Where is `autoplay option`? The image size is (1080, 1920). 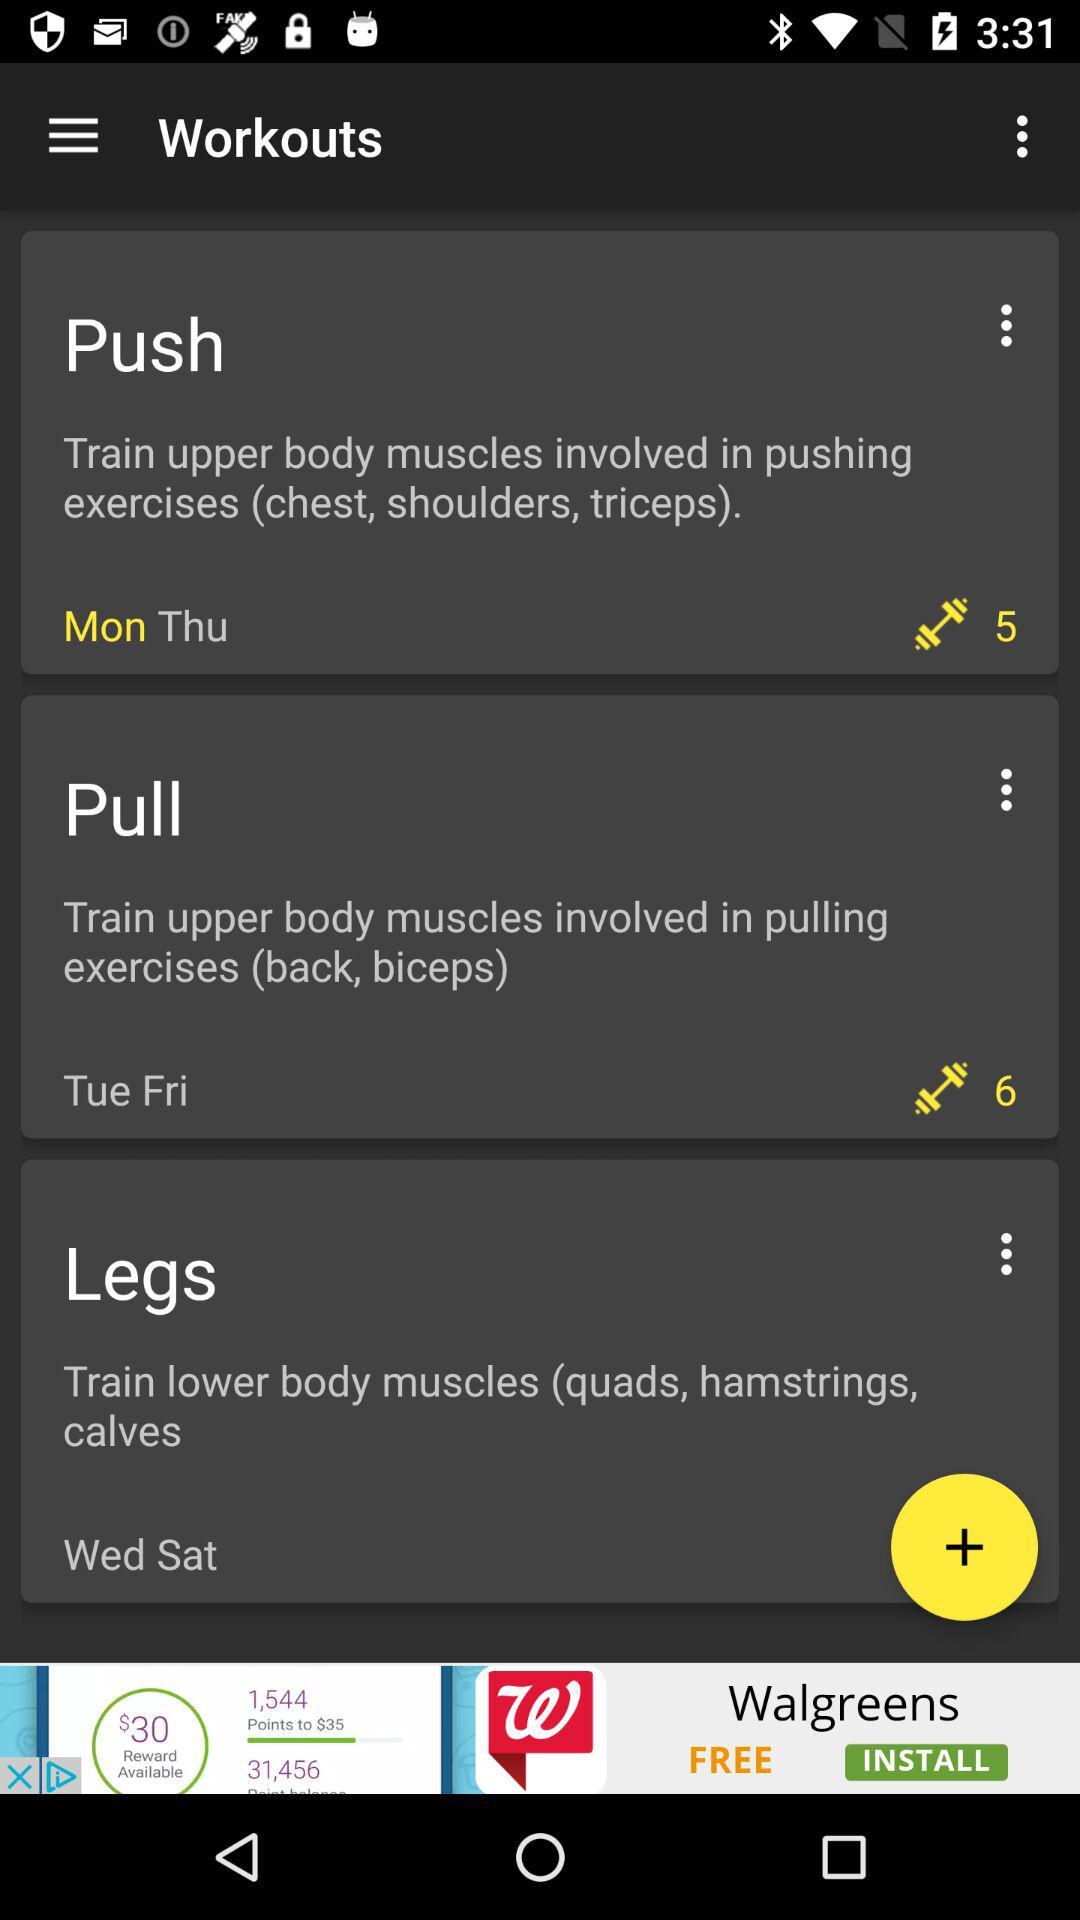
autoplay option is located at coordinates (1006, 785).